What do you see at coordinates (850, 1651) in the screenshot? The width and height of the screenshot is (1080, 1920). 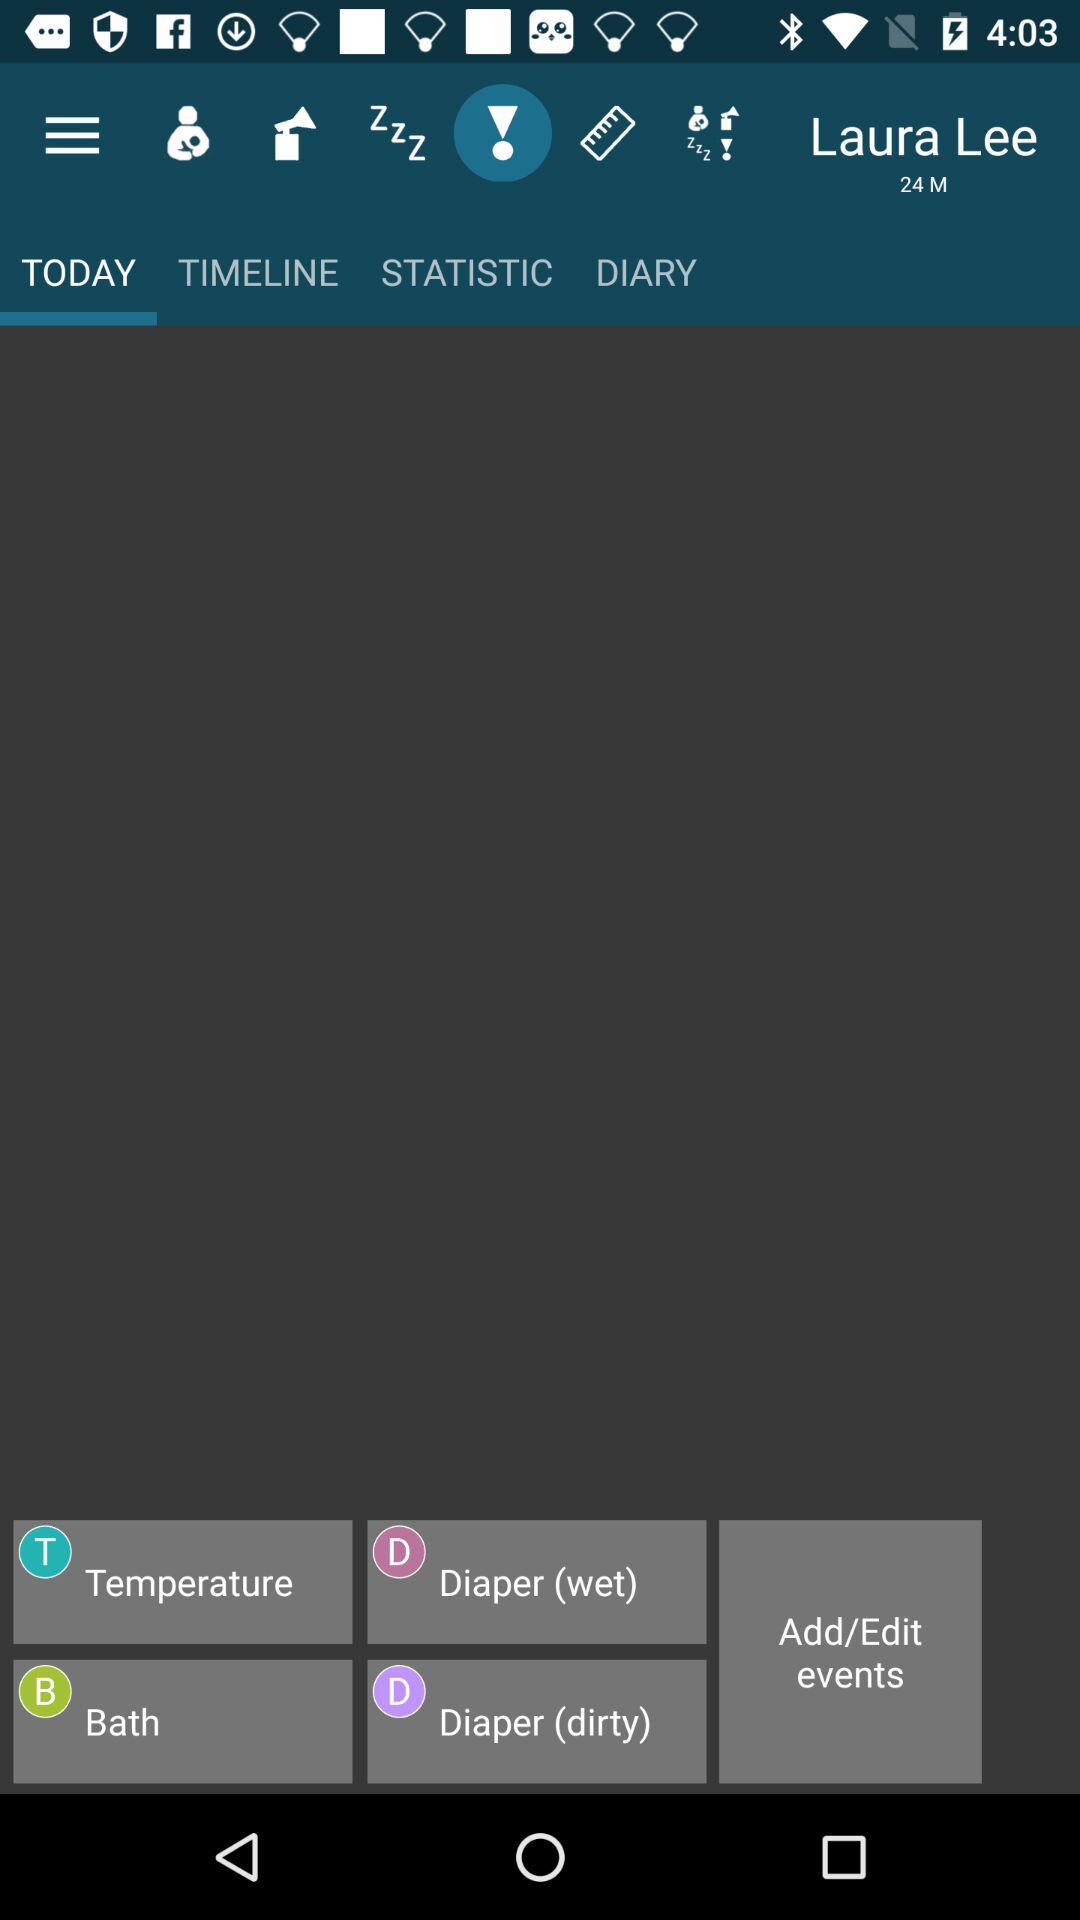 I see `add/edit` at bounding box center [850, 1651].